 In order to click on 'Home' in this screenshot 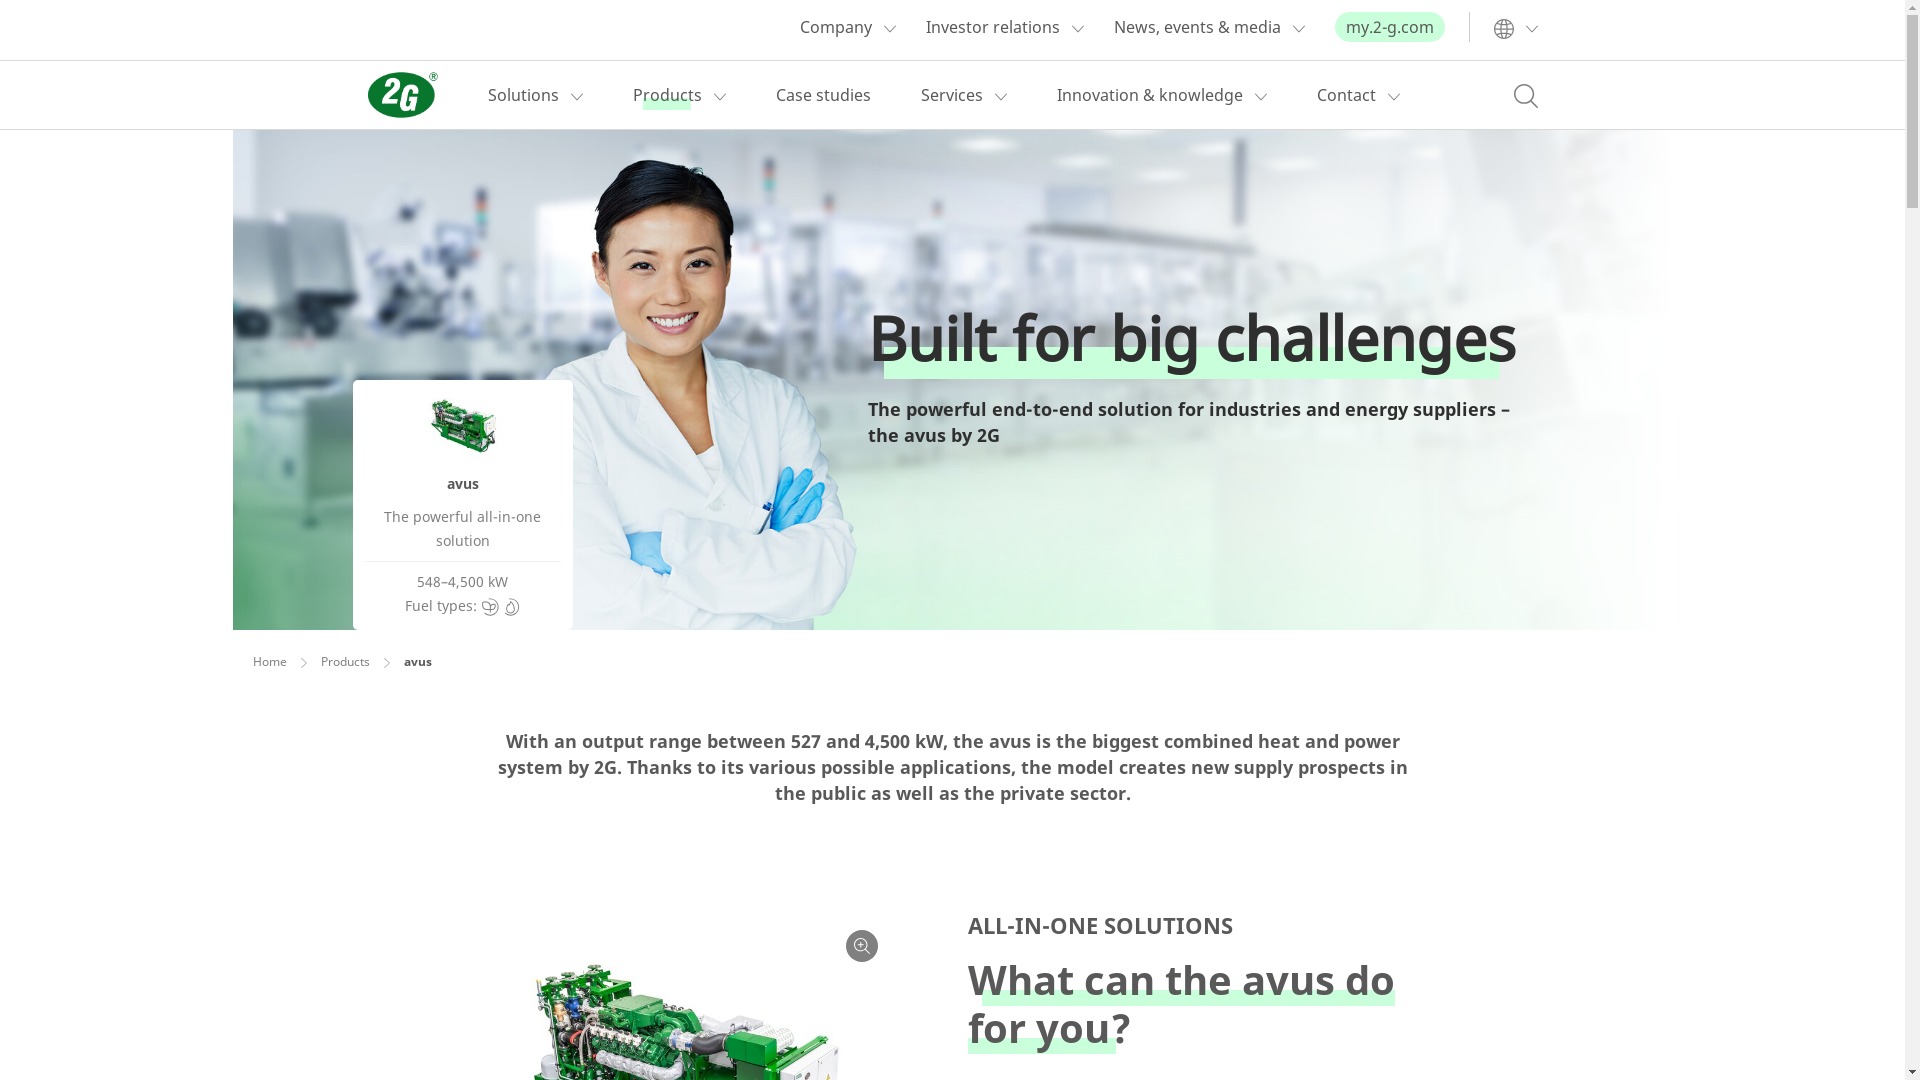, I will do `click(267, 661)`.